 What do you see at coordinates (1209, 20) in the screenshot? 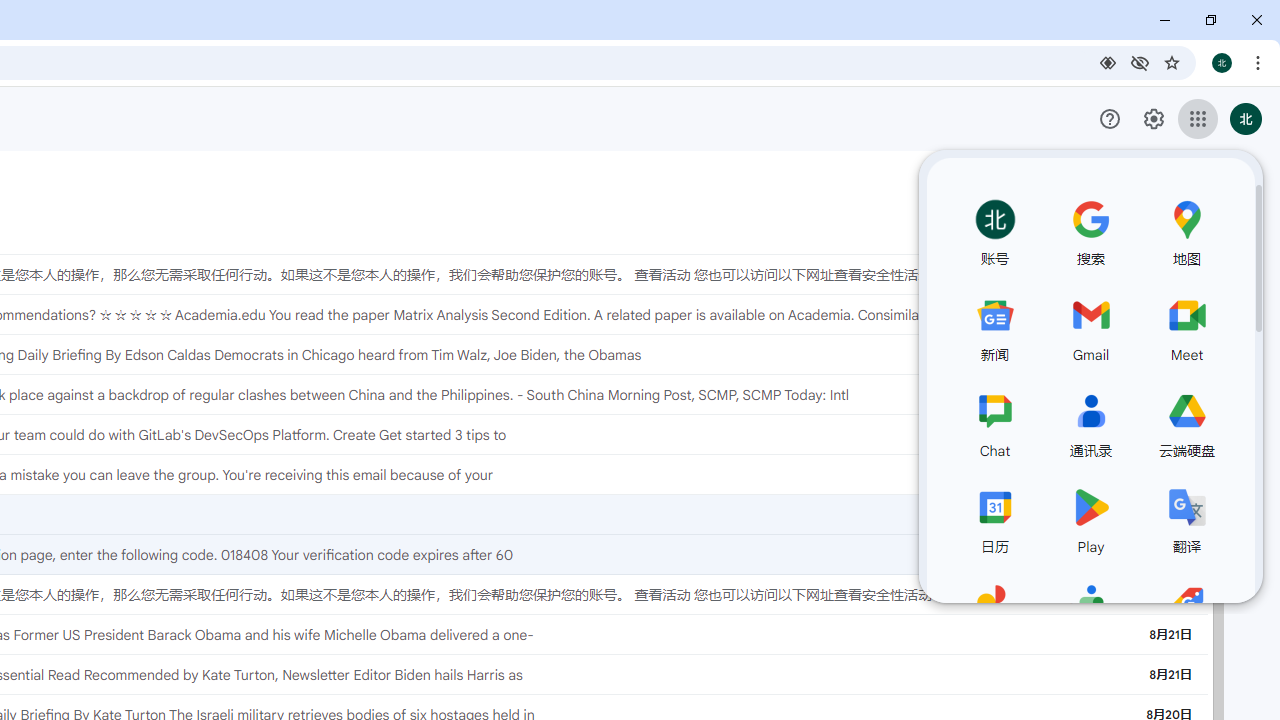
I see `'Restore'` at bounding box center [1209, 20].